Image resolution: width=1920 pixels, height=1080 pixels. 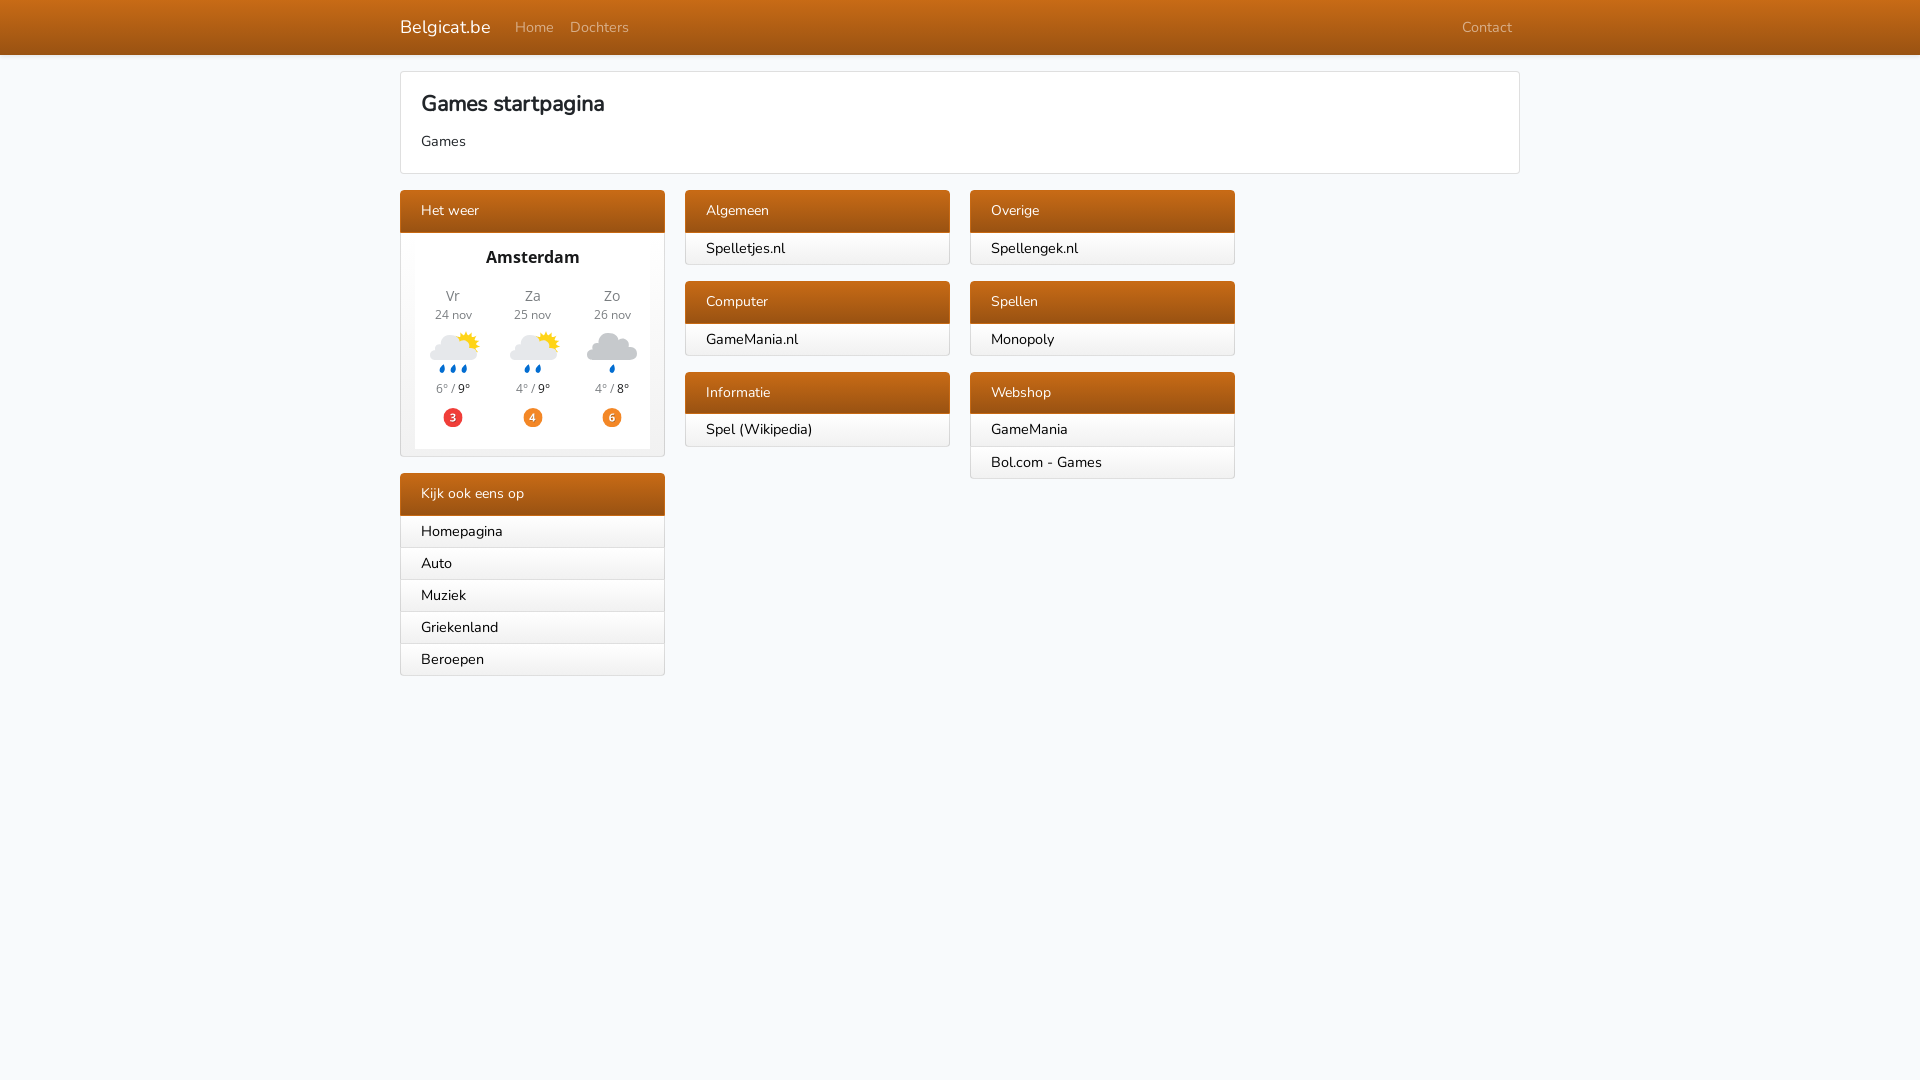 I want to click on 'Muziek', so click(x=532, y=595).